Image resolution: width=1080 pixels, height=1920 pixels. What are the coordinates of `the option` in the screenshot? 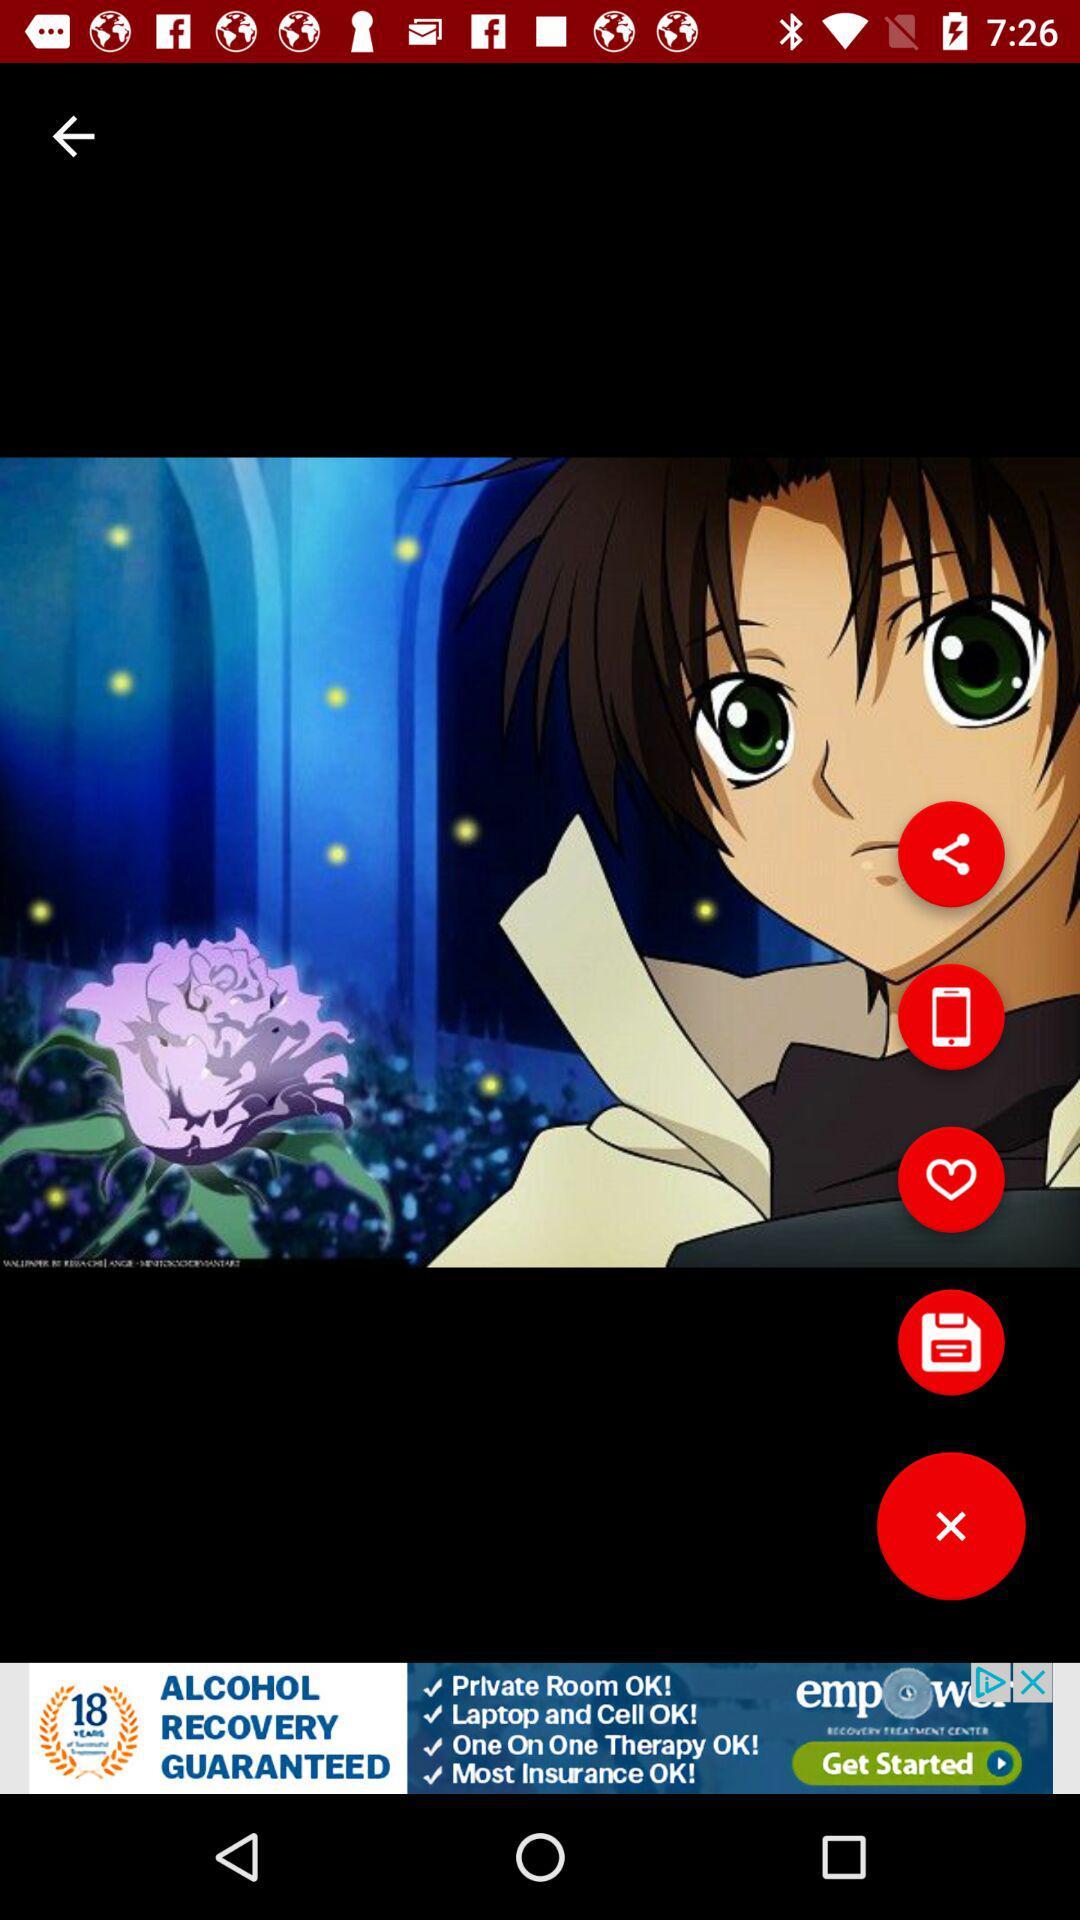 It's located at (540, 1727).